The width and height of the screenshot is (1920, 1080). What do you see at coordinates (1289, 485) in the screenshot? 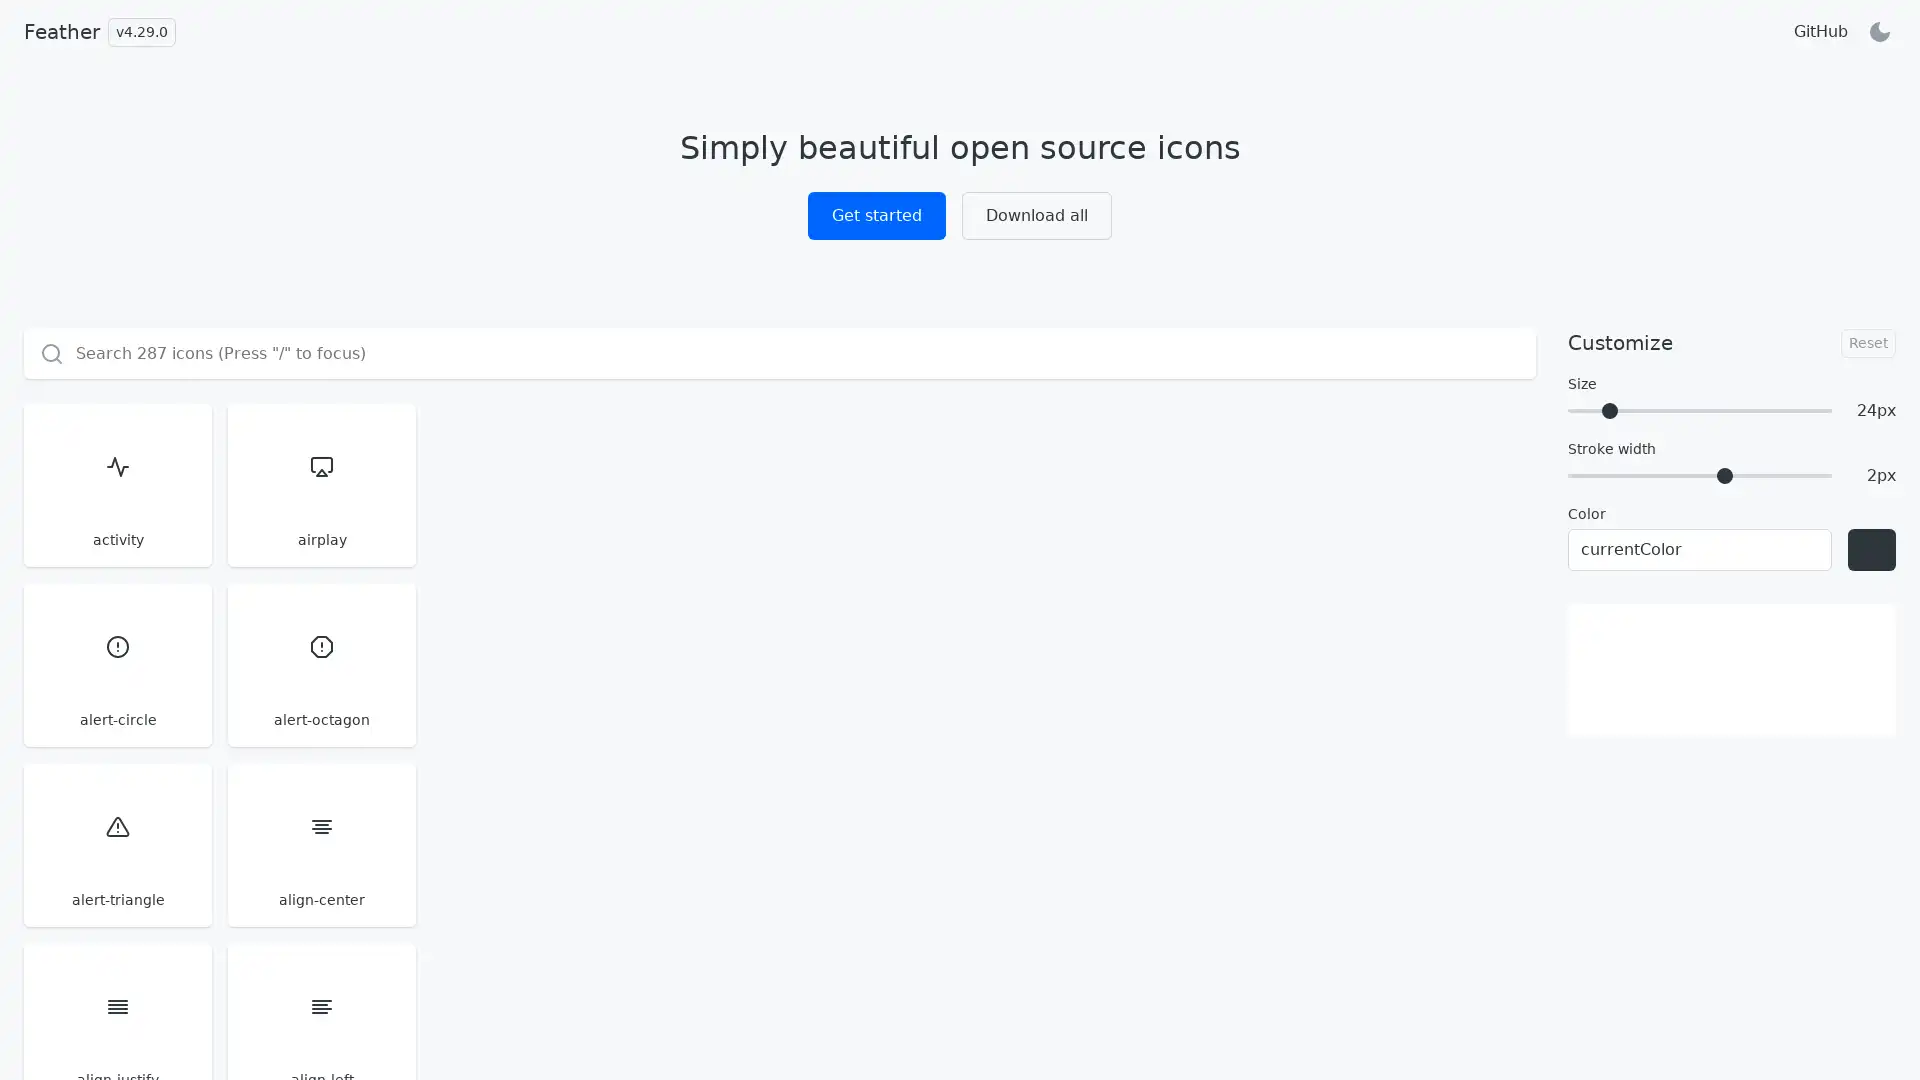
I see `align-left` at bounding box center [1289, 485].